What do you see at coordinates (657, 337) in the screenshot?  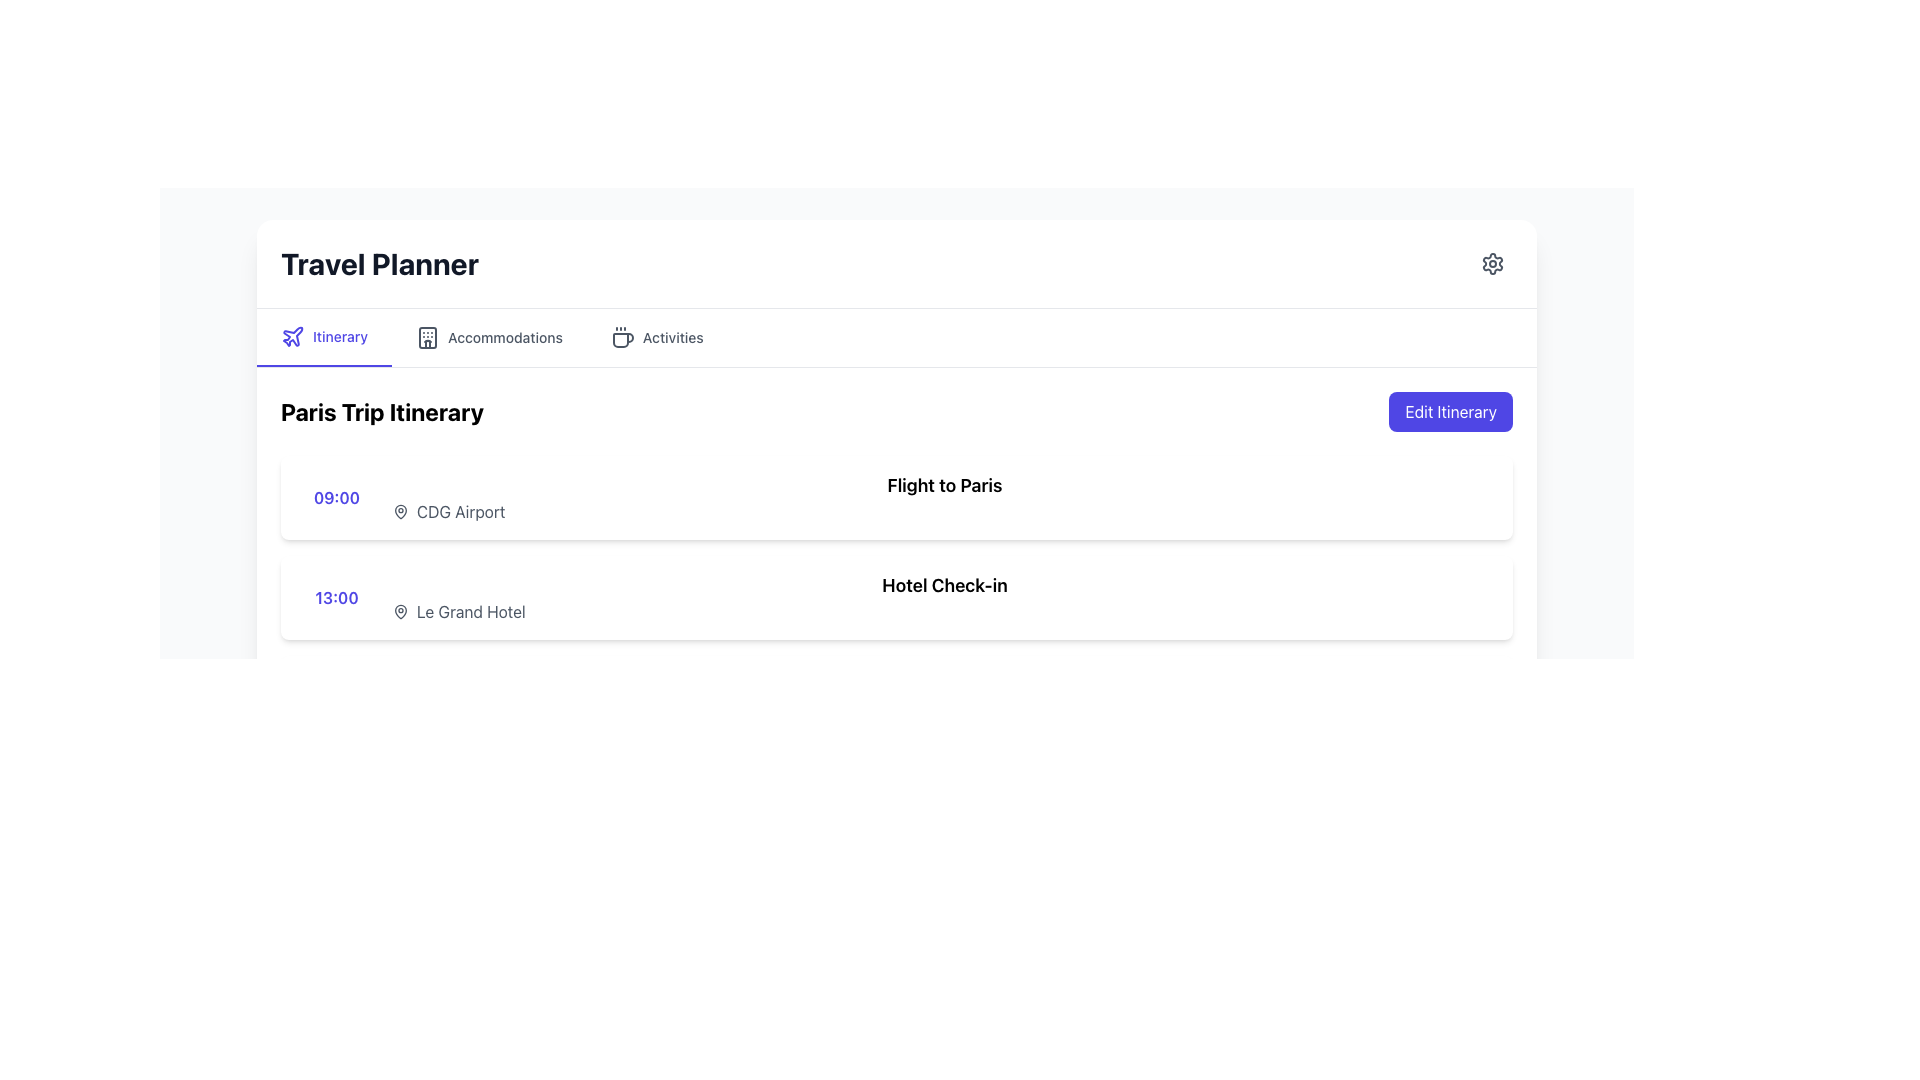 I see `the 'Activities' tab, which is the third tab in the navigation menu below 'Travel Planner', to change its color` at bounding box center [657, 337].